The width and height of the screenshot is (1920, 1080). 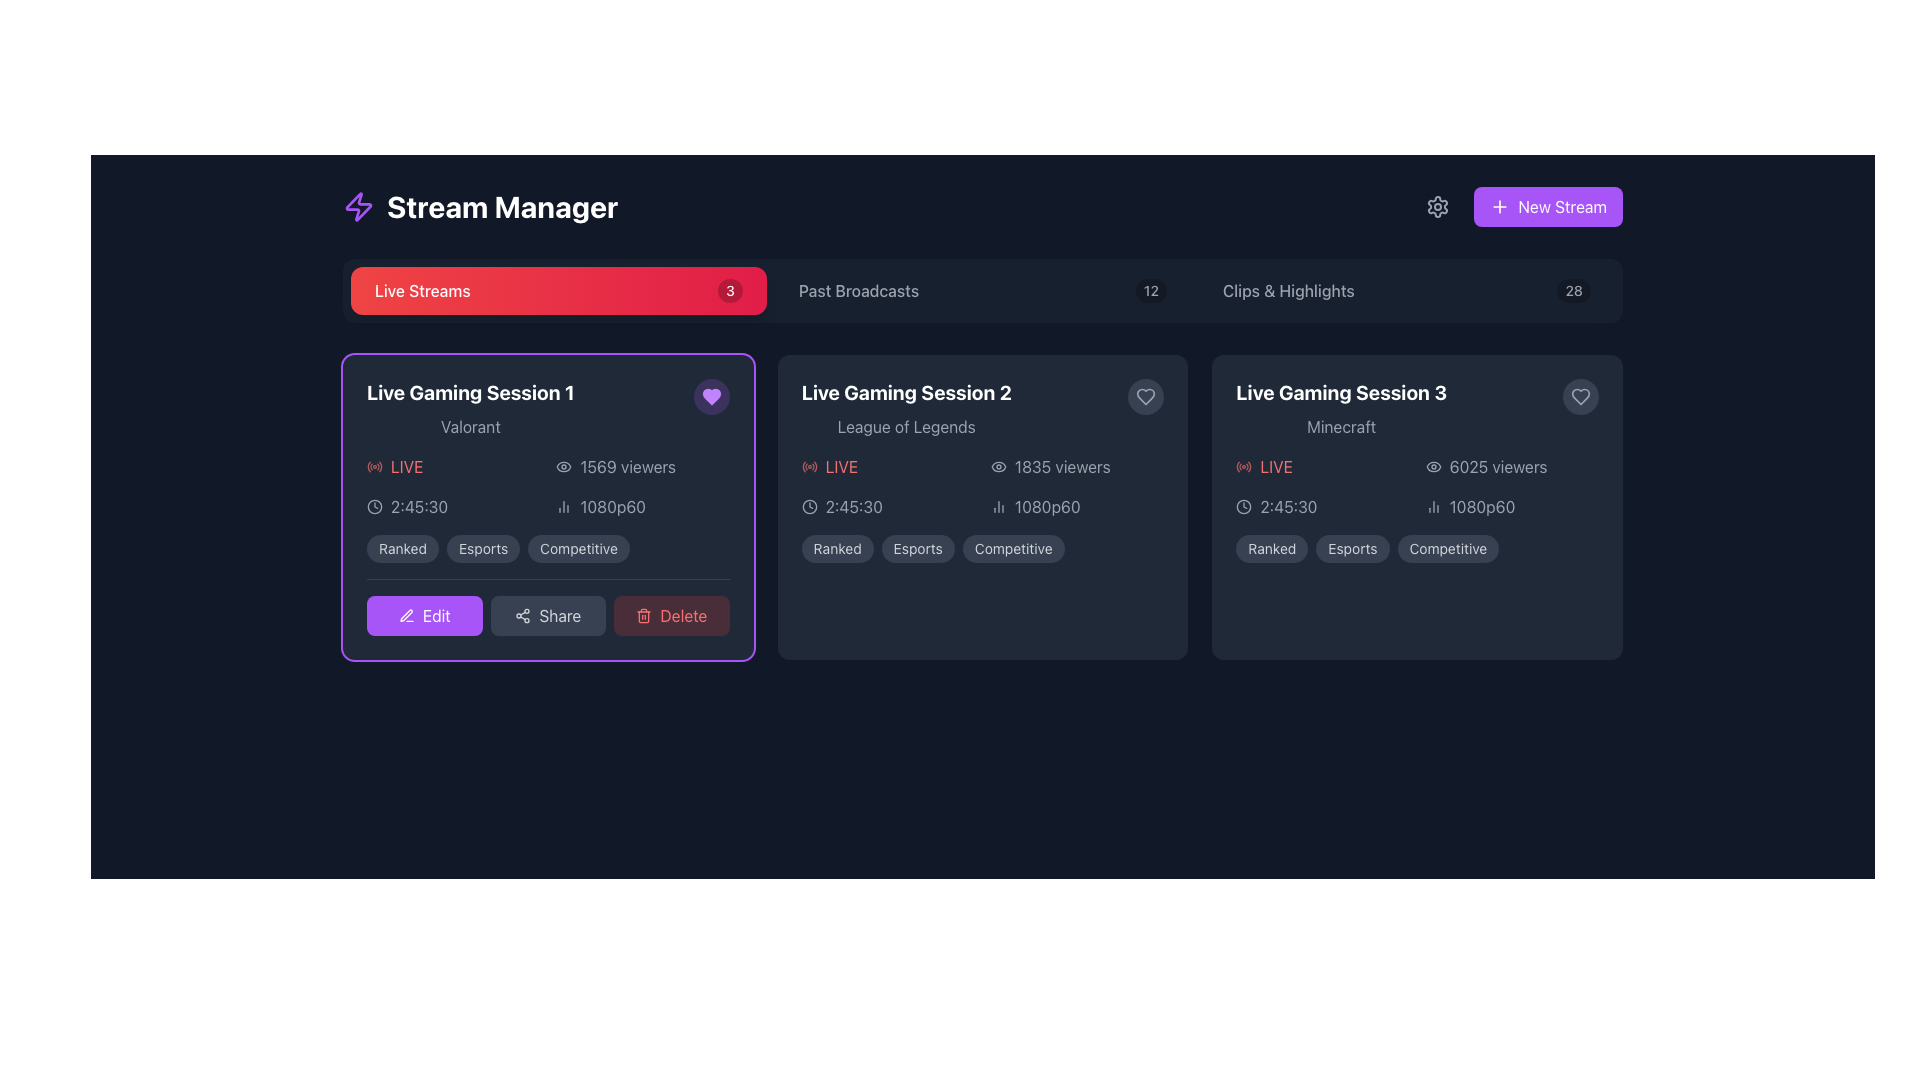 I want to click on header details of the live gaming session card, located in the second card from the left within the 'Live Streams' section, so click(x=983, y=407).